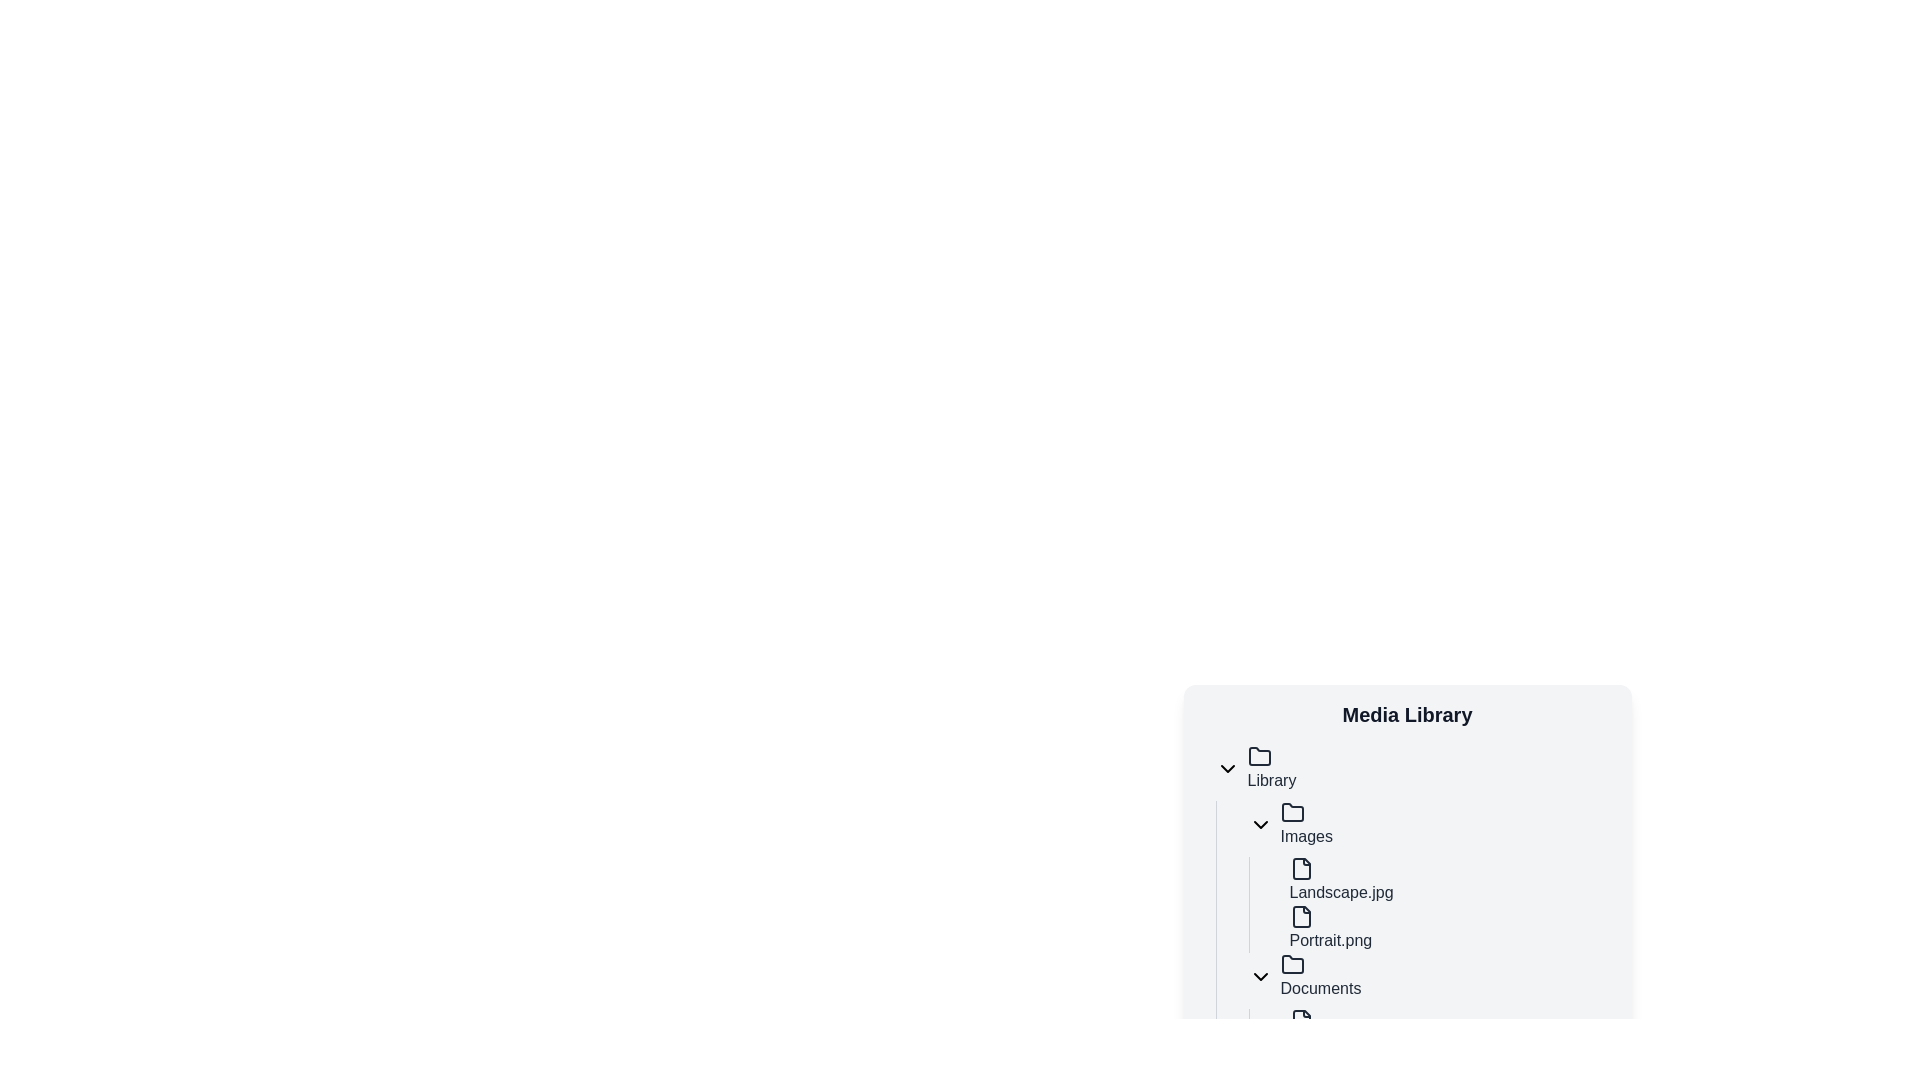  Describe the element at coordinates (1226, 767) in the screenshot. I see `the Toggle Indicator Icon located to the left of the 'Library' label in the sidebar, which is used to expand or collapse the Library section` at that location.